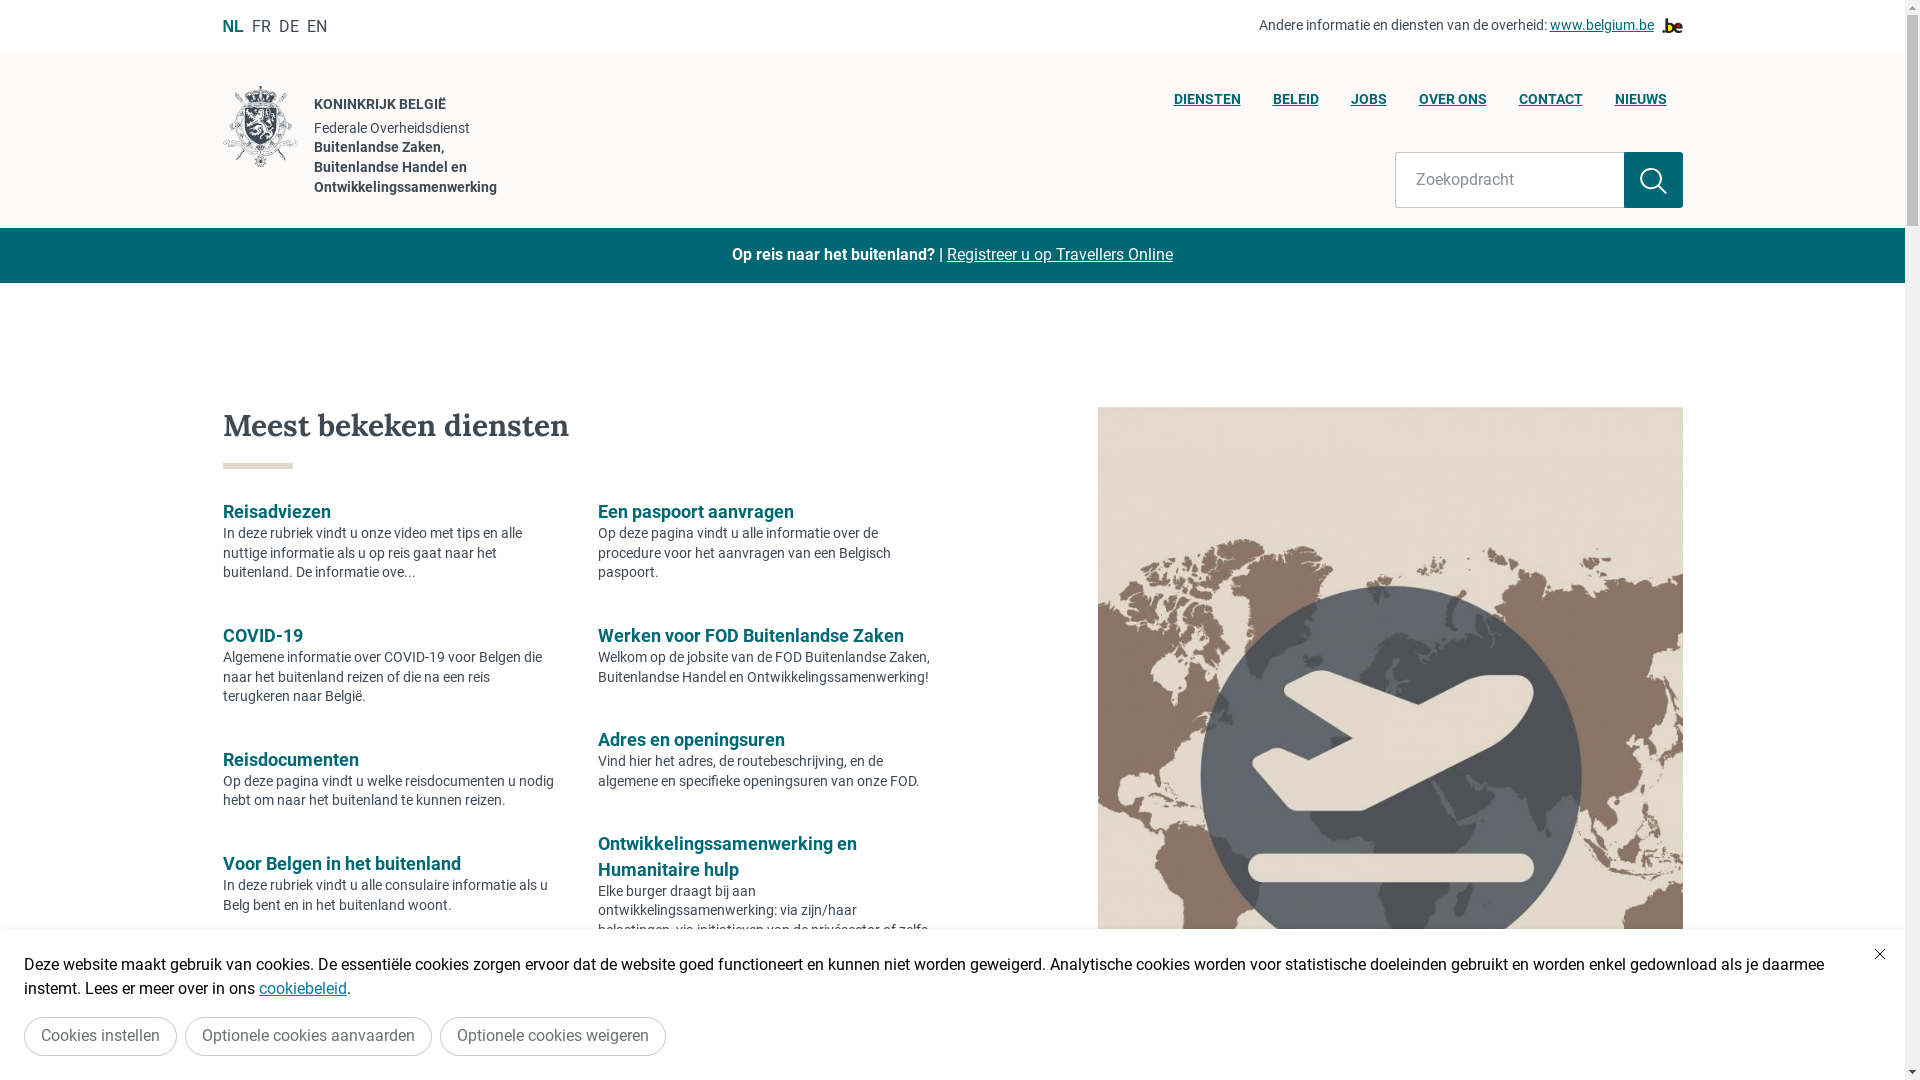  What do you see at coordinates (1295, 104) in the screenshot?
I see `'BELEID'` at bounding box center [1295, 104].